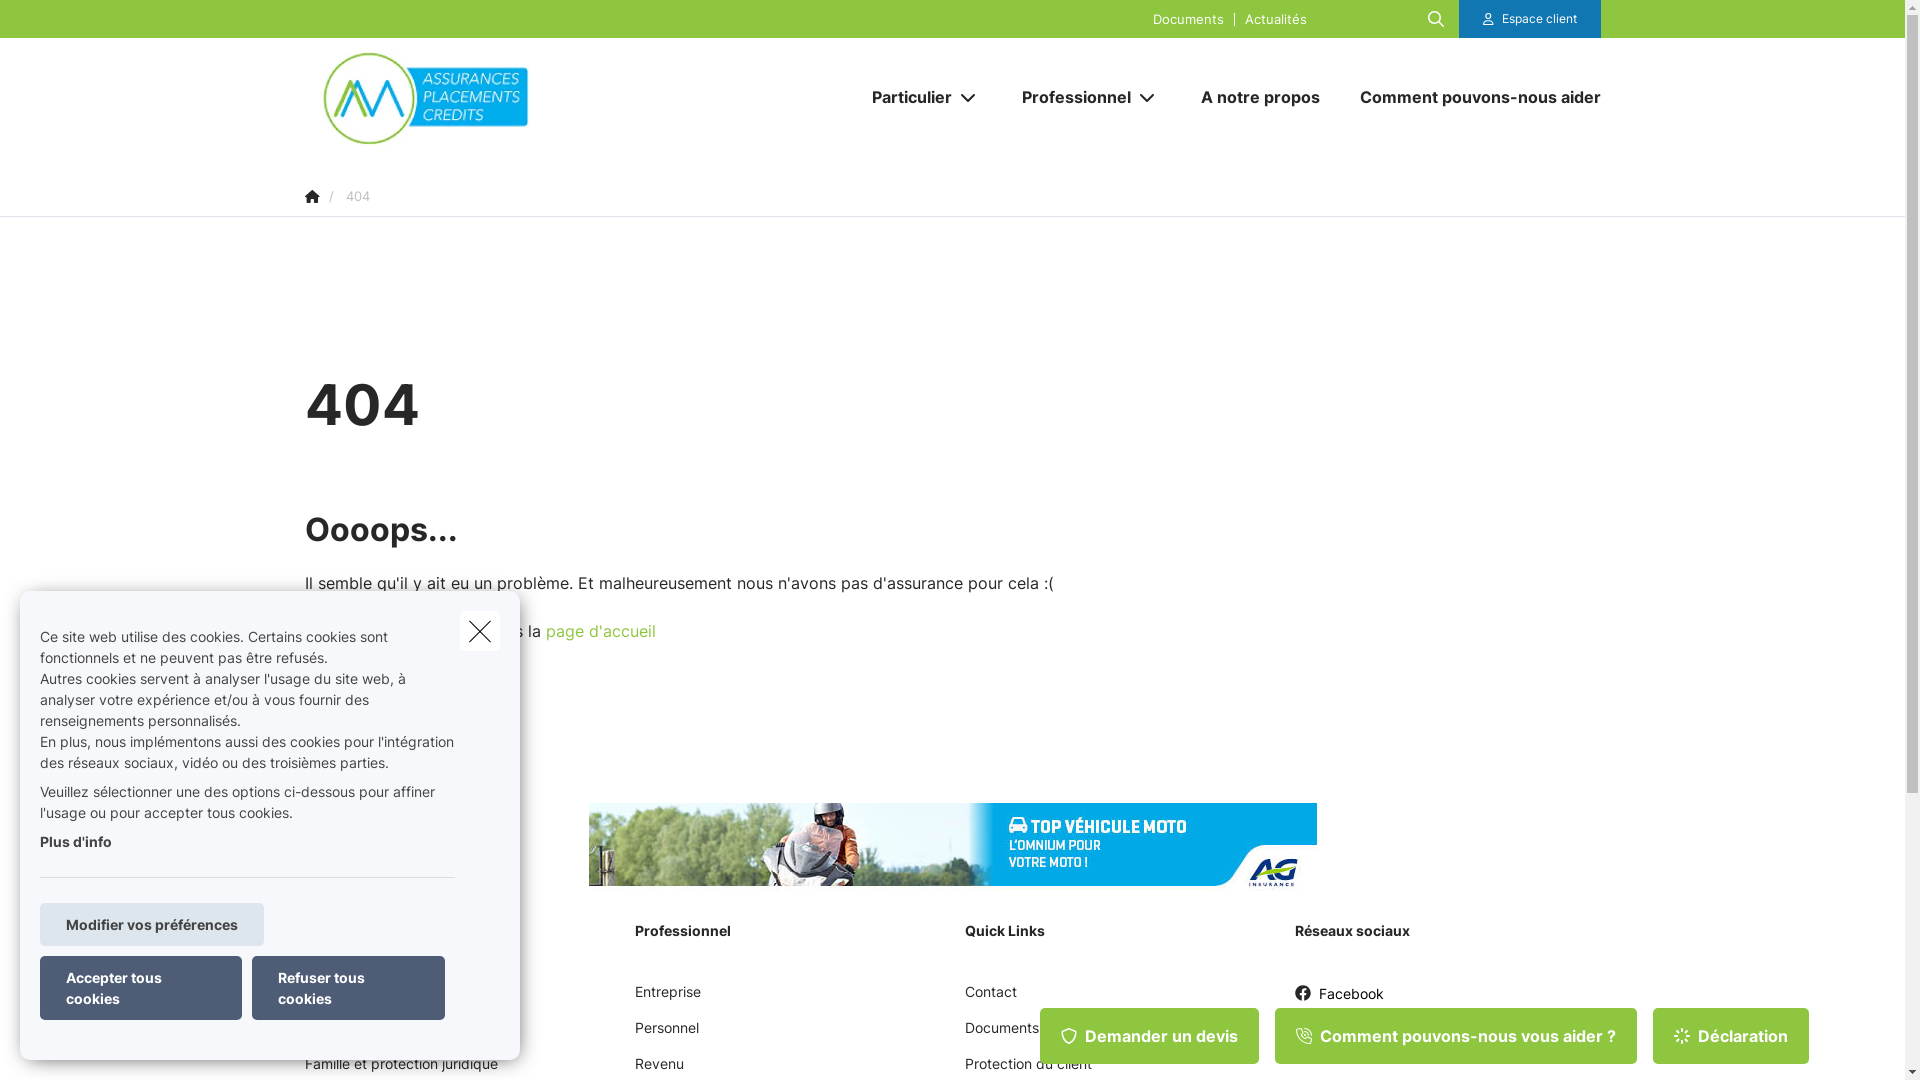 The width and height of the screenshot is (1920, 1080). I want to click on 'A notre propos', so click(1180, 96).